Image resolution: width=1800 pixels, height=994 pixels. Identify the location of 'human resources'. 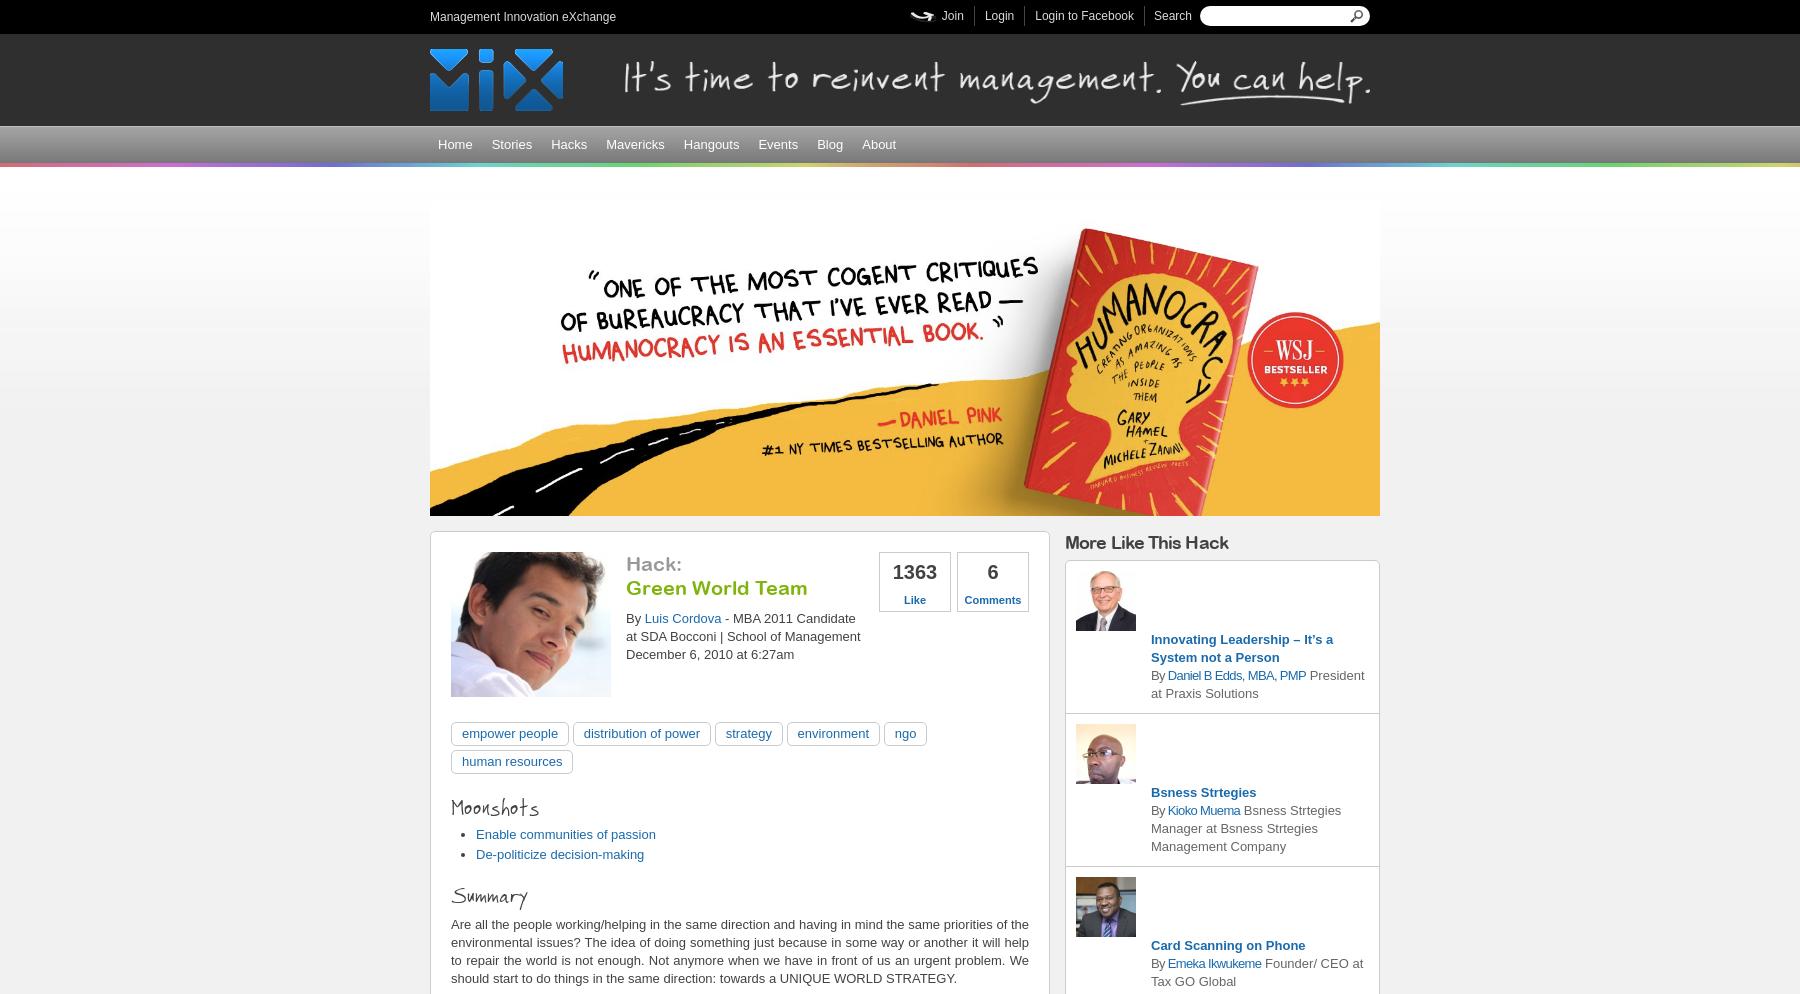
(510, 759).